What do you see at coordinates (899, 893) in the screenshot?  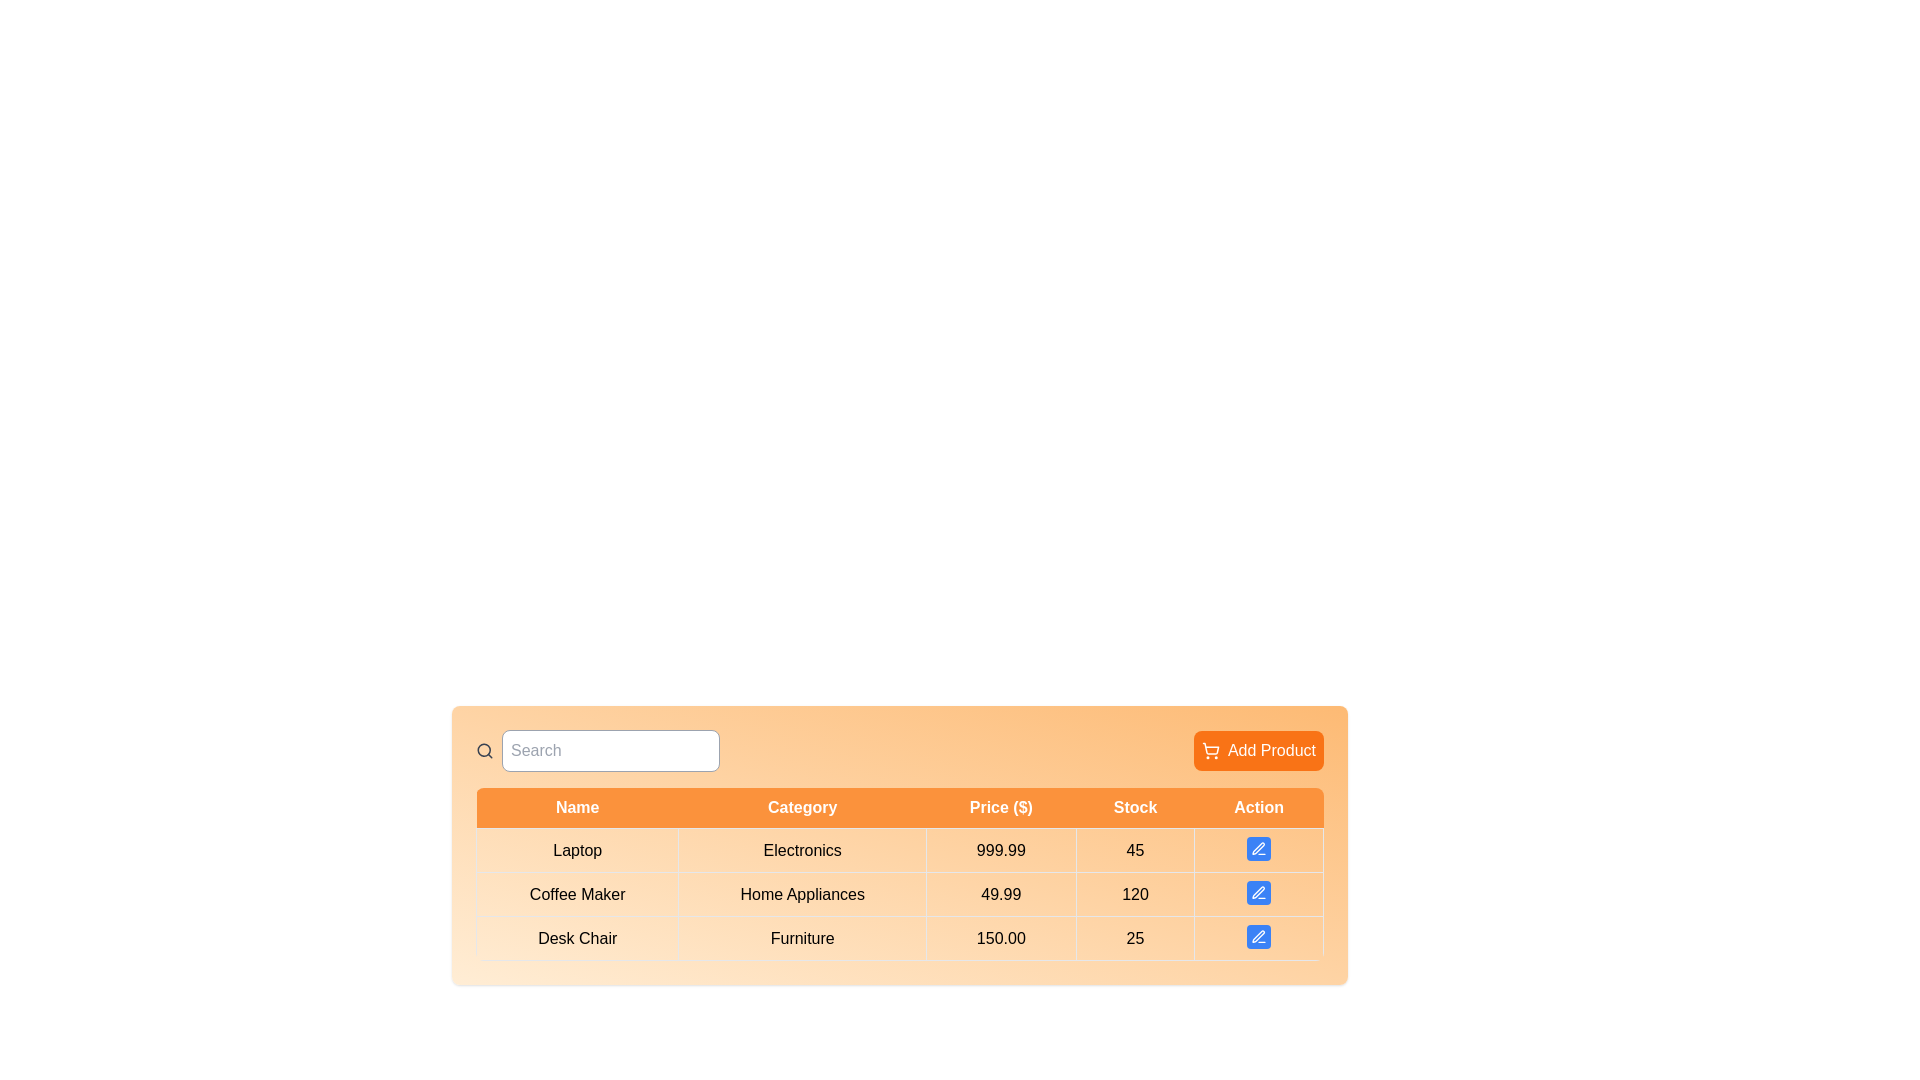 I see `the second row in the product table containing 'Coffee Maker'` at bounding box center [899, 893].